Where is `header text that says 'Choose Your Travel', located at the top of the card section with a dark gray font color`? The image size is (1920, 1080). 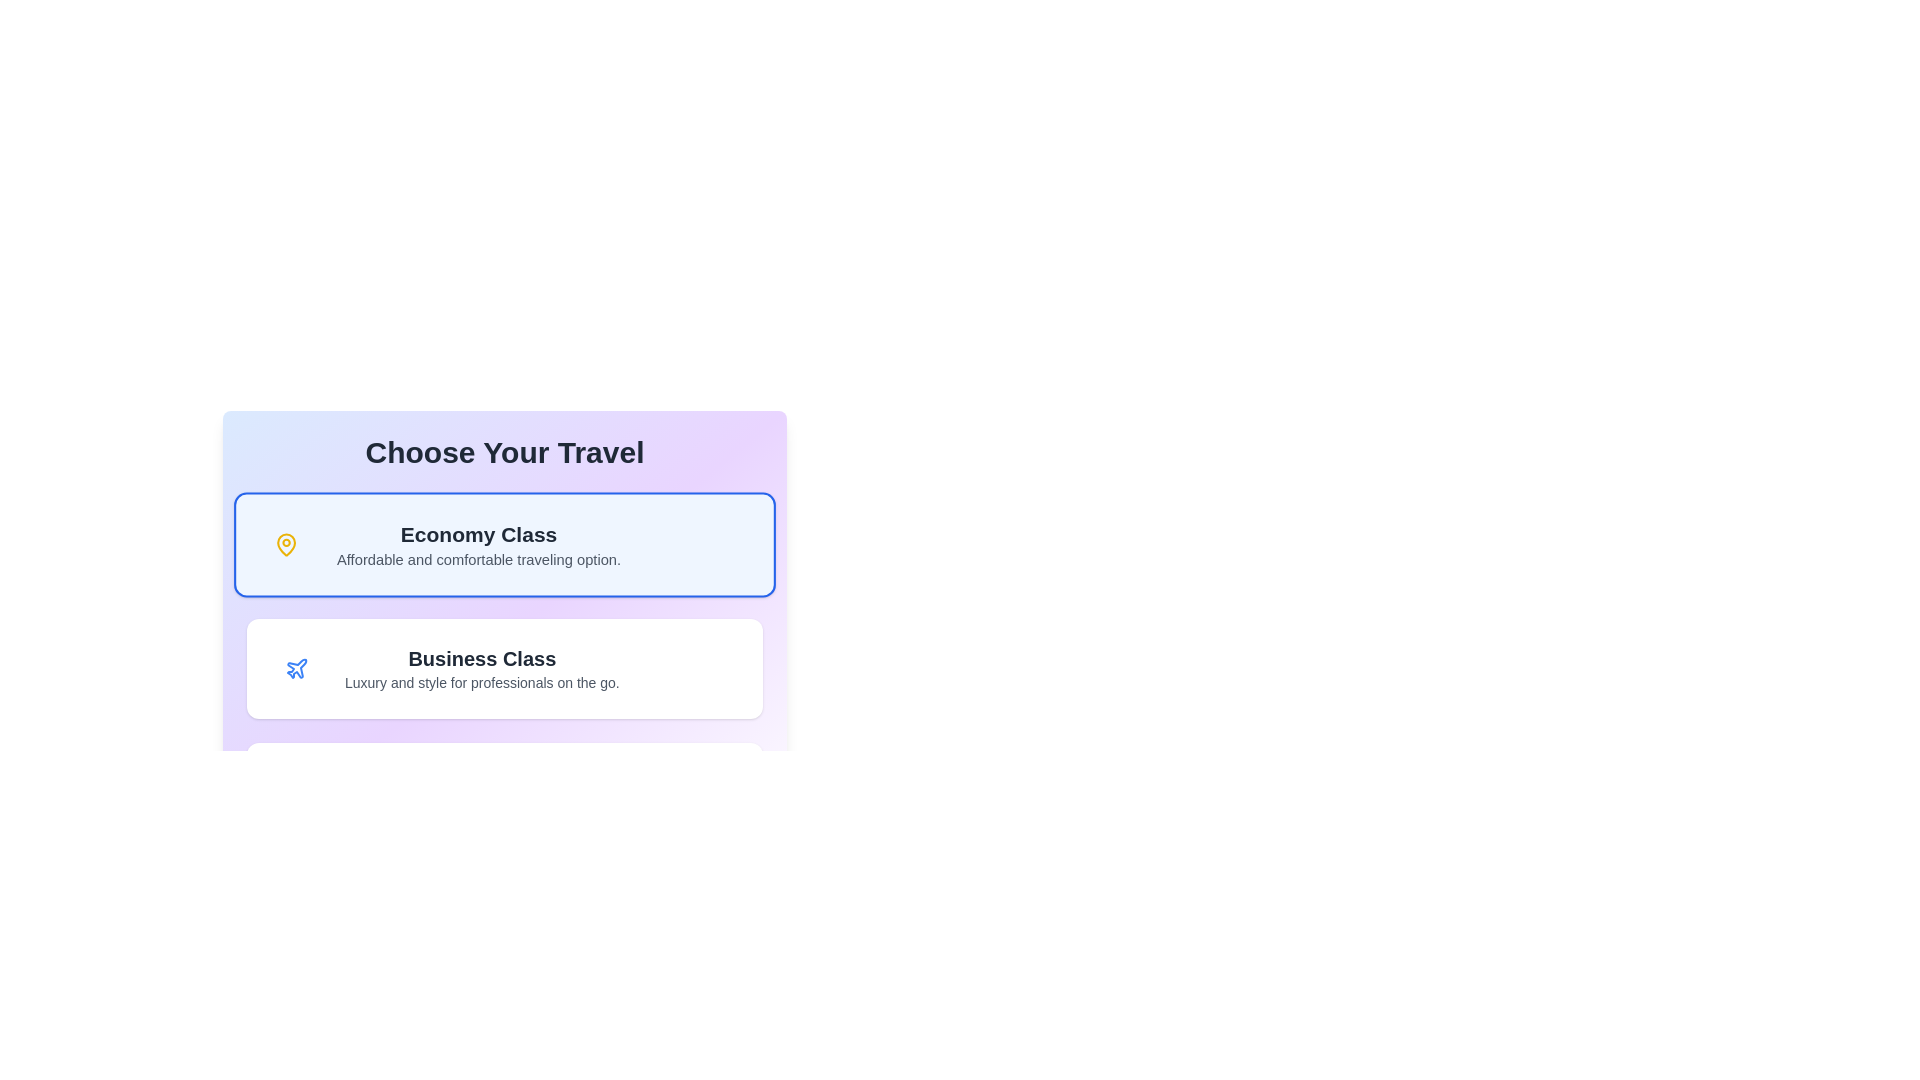
header text that says 'Choose Your Travel', located at the top of the card section with a dark gray font color is located at coordinates (504, 452).